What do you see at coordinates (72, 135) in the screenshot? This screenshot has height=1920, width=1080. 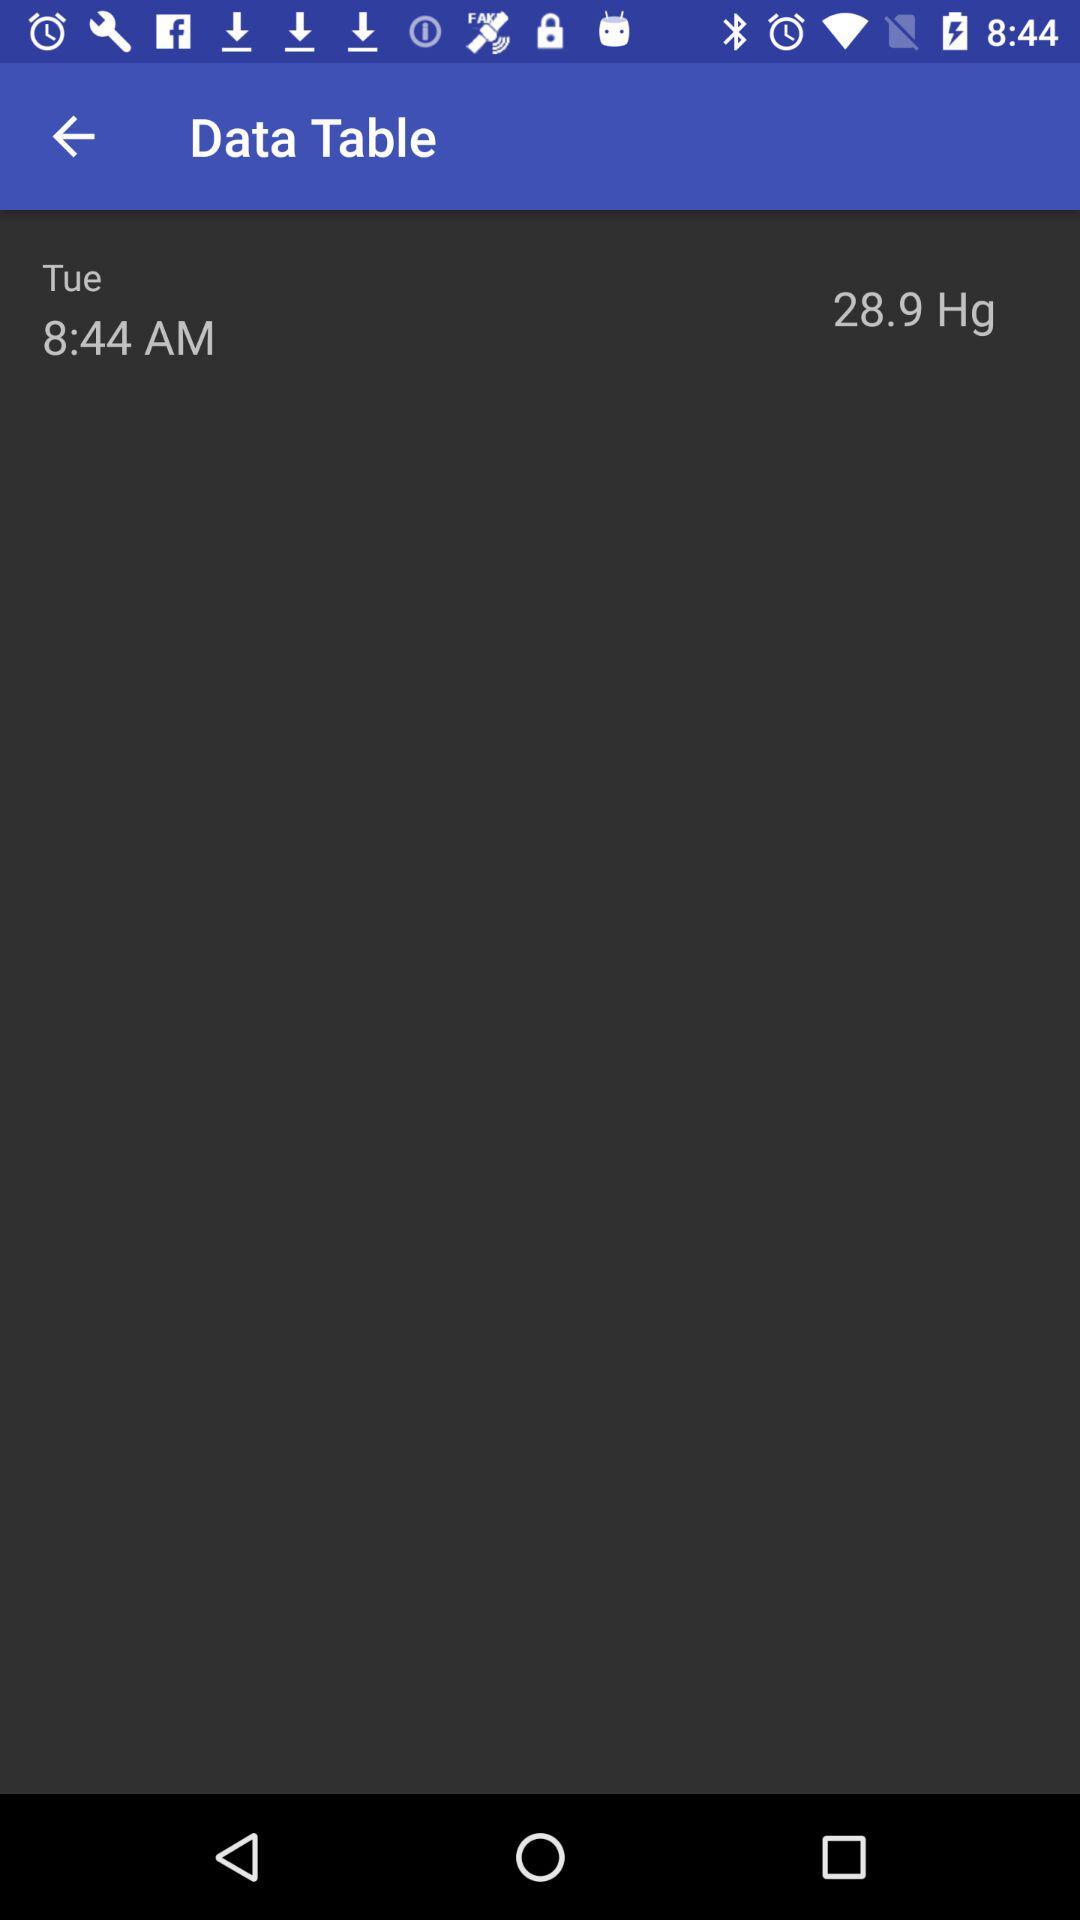 I see `the icon next to data table item` at bounding box center [72, 135].